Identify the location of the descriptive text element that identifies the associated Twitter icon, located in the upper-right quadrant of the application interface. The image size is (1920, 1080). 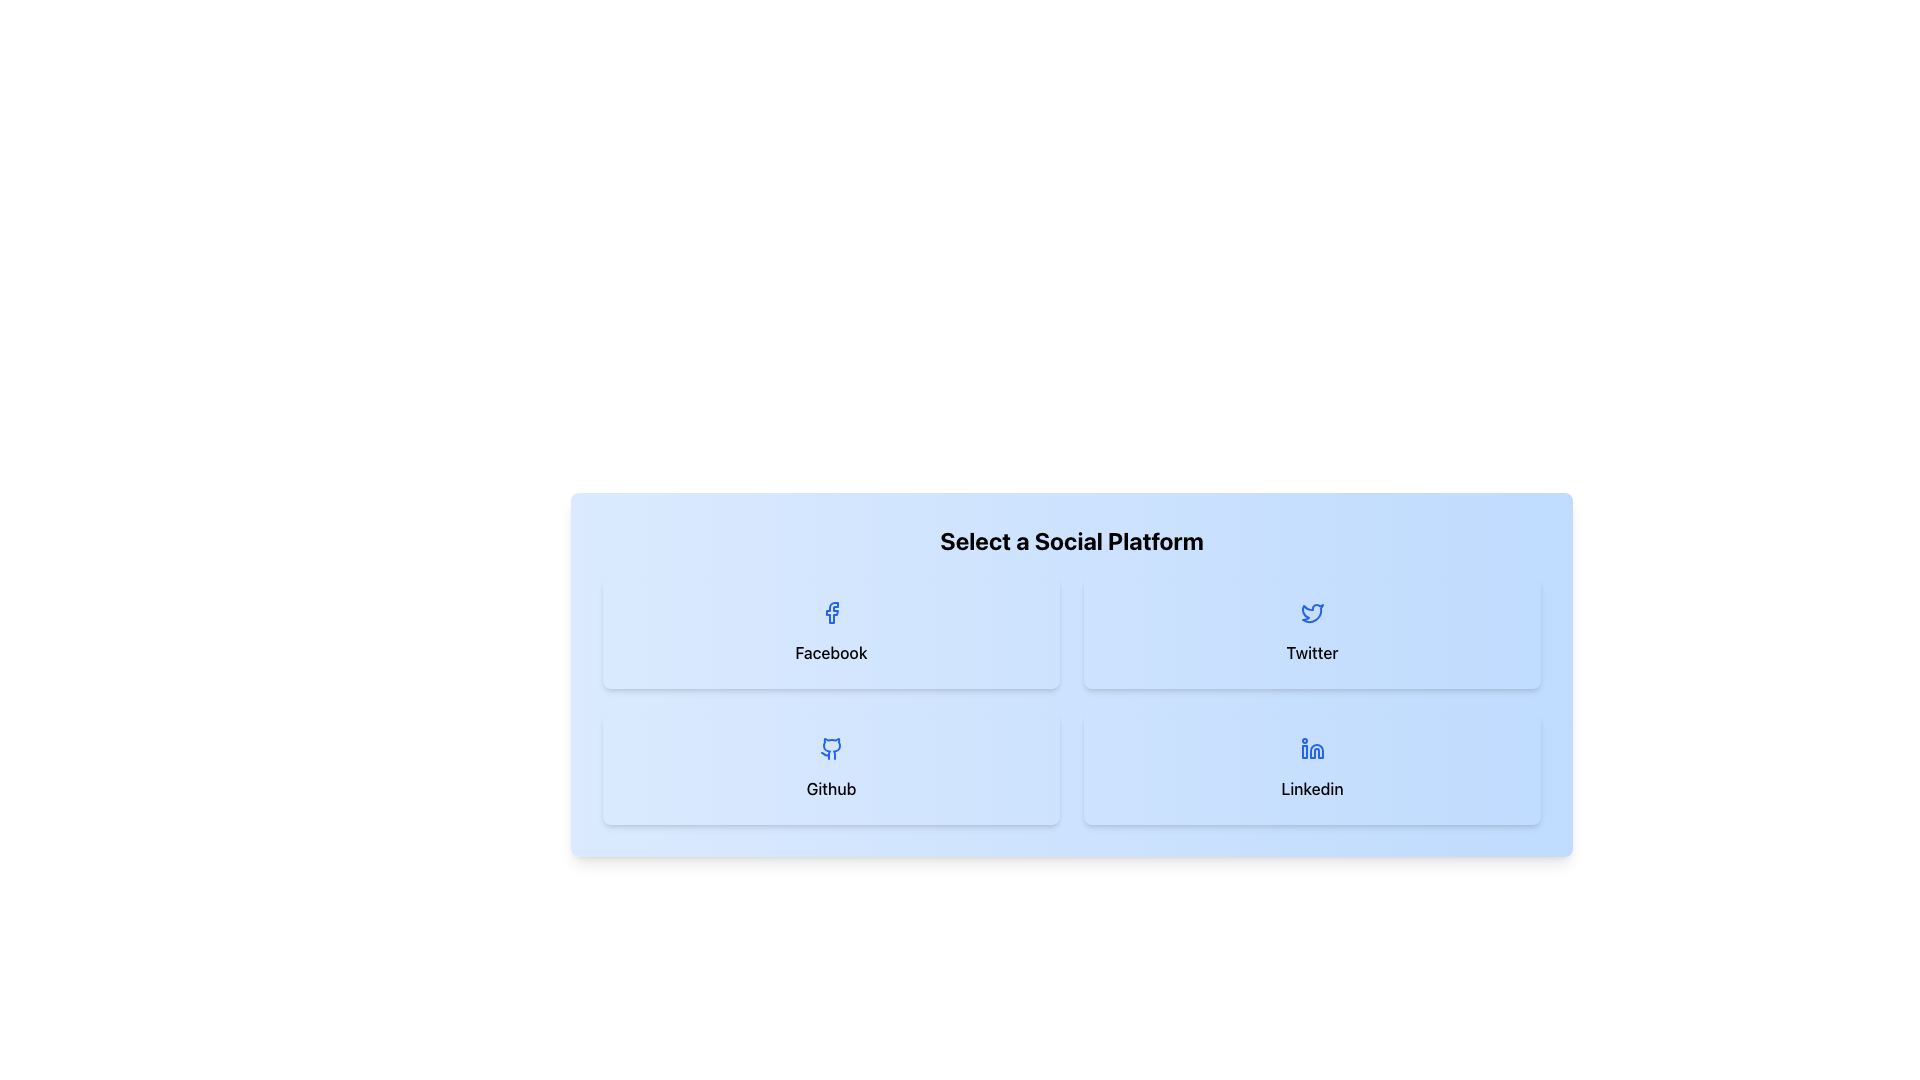
(1312, 652).